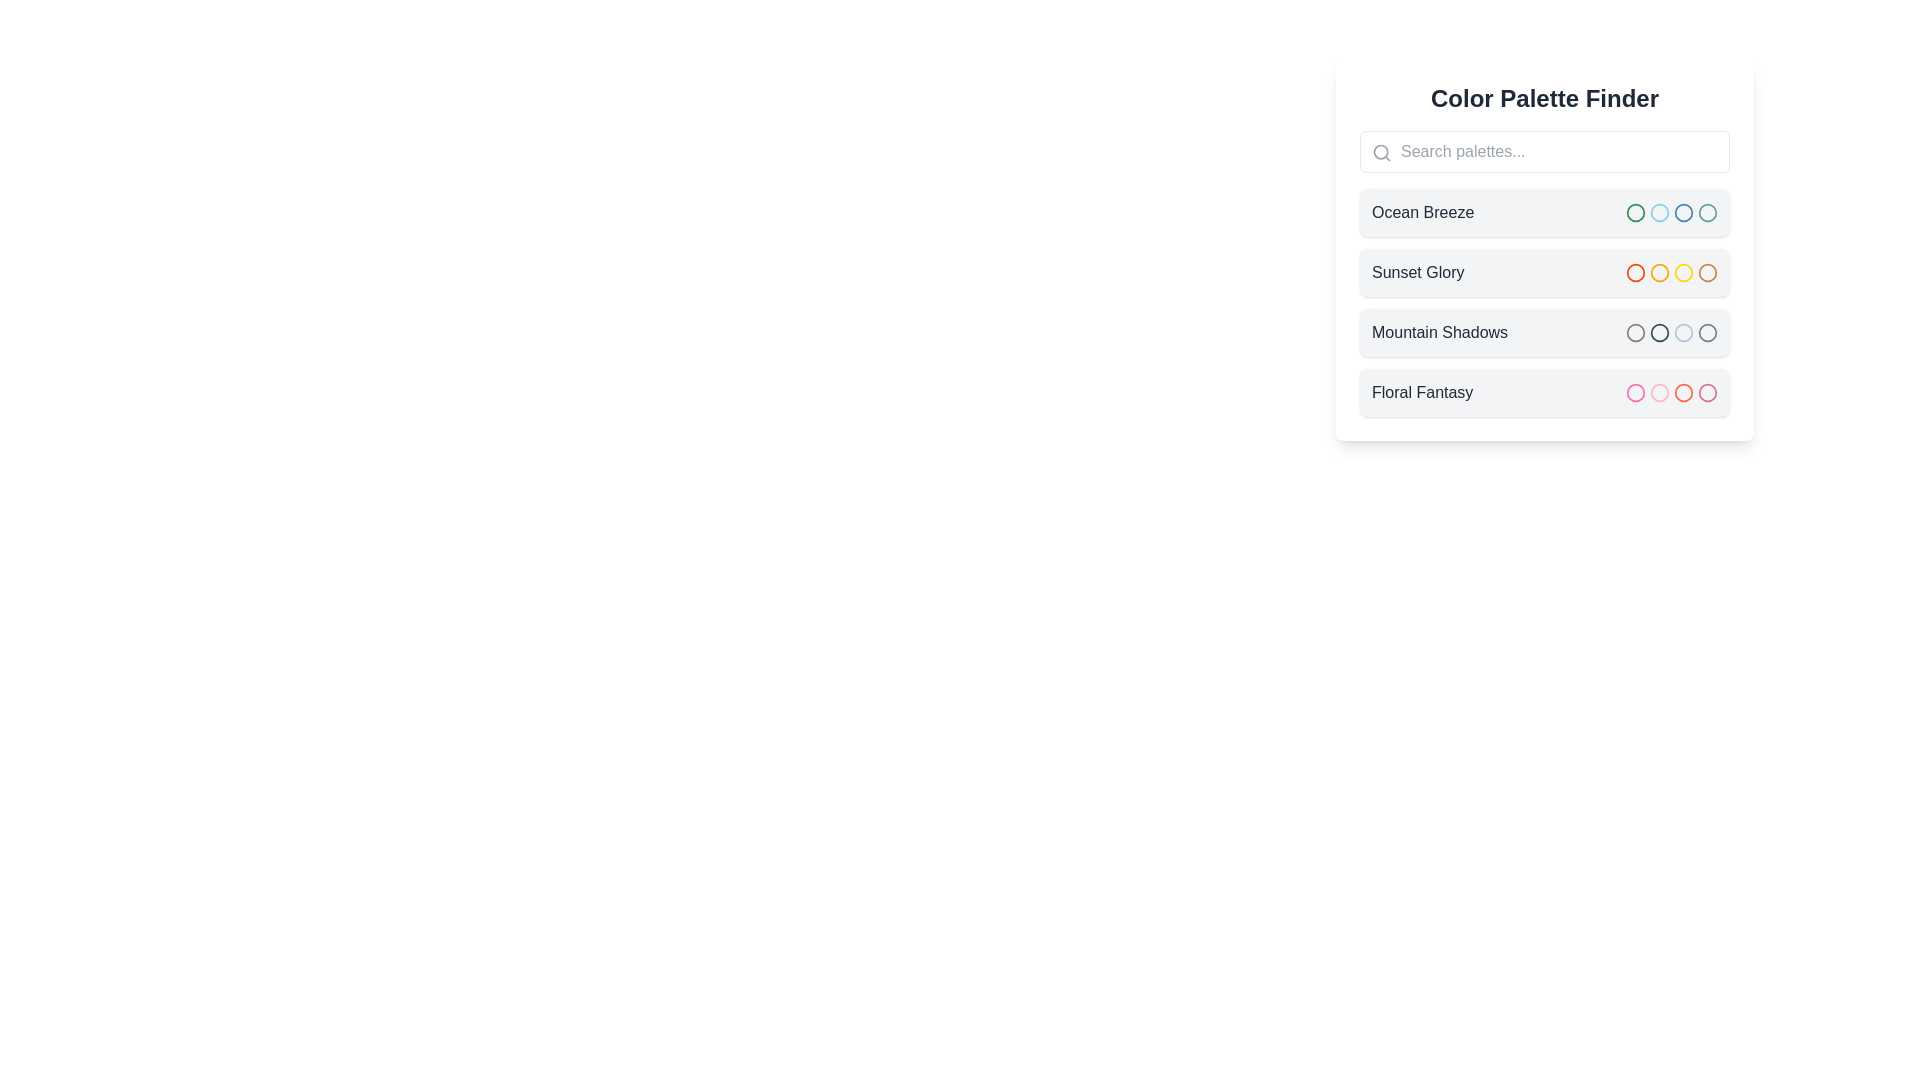  Describe the element at coordinates (1417, 273) in the screenshot. I see `the 'Sunset Glory' static text label, which is displayed in a medium-weight font style and dark gray color` at that location.